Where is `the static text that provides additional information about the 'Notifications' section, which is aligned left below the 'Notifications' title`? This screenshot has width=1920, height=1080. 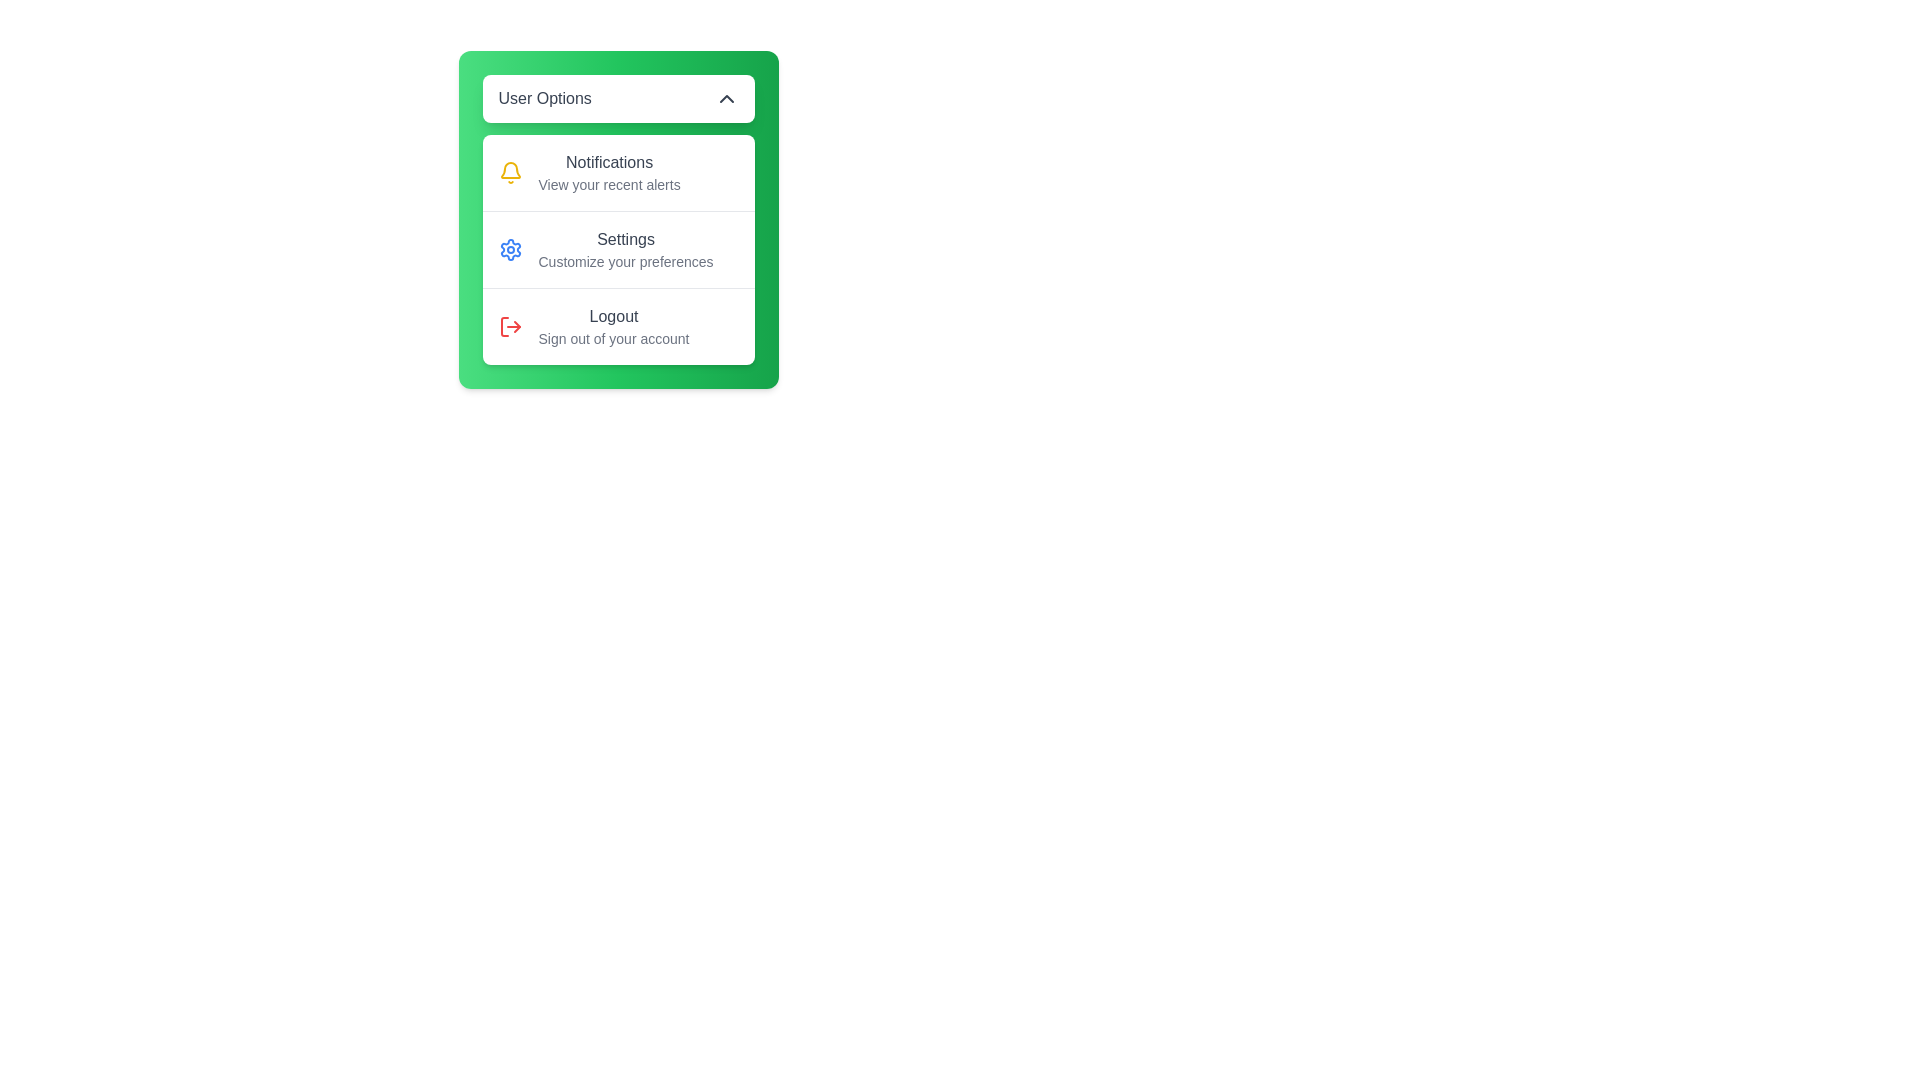
the static text that provides additional information about the 'Notifications' section, which is aligned left below the 'Notifications' title is located at coordinates (608, 185).